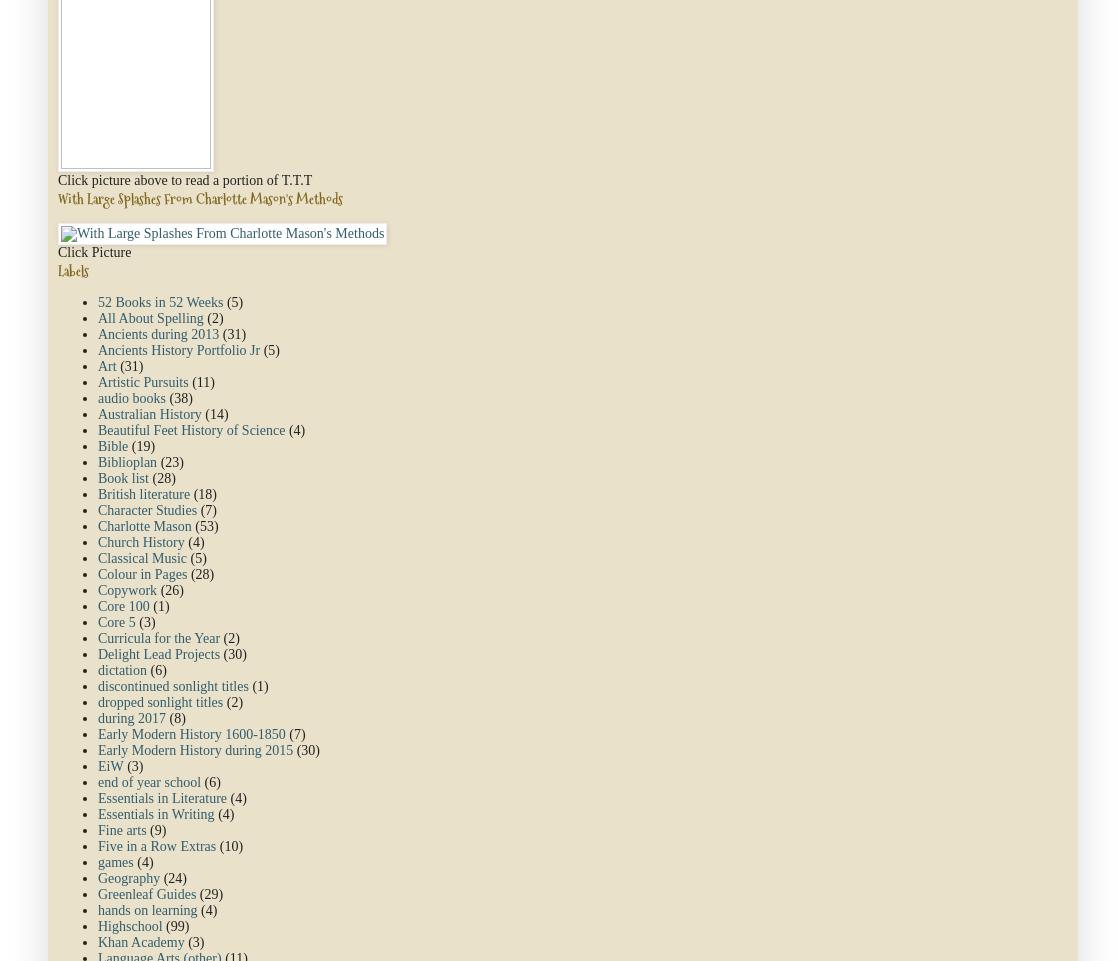  What do you see at coordinates (98, 494) in the screenshot?
I see `'British literature'` at bounding box center [98, 494].